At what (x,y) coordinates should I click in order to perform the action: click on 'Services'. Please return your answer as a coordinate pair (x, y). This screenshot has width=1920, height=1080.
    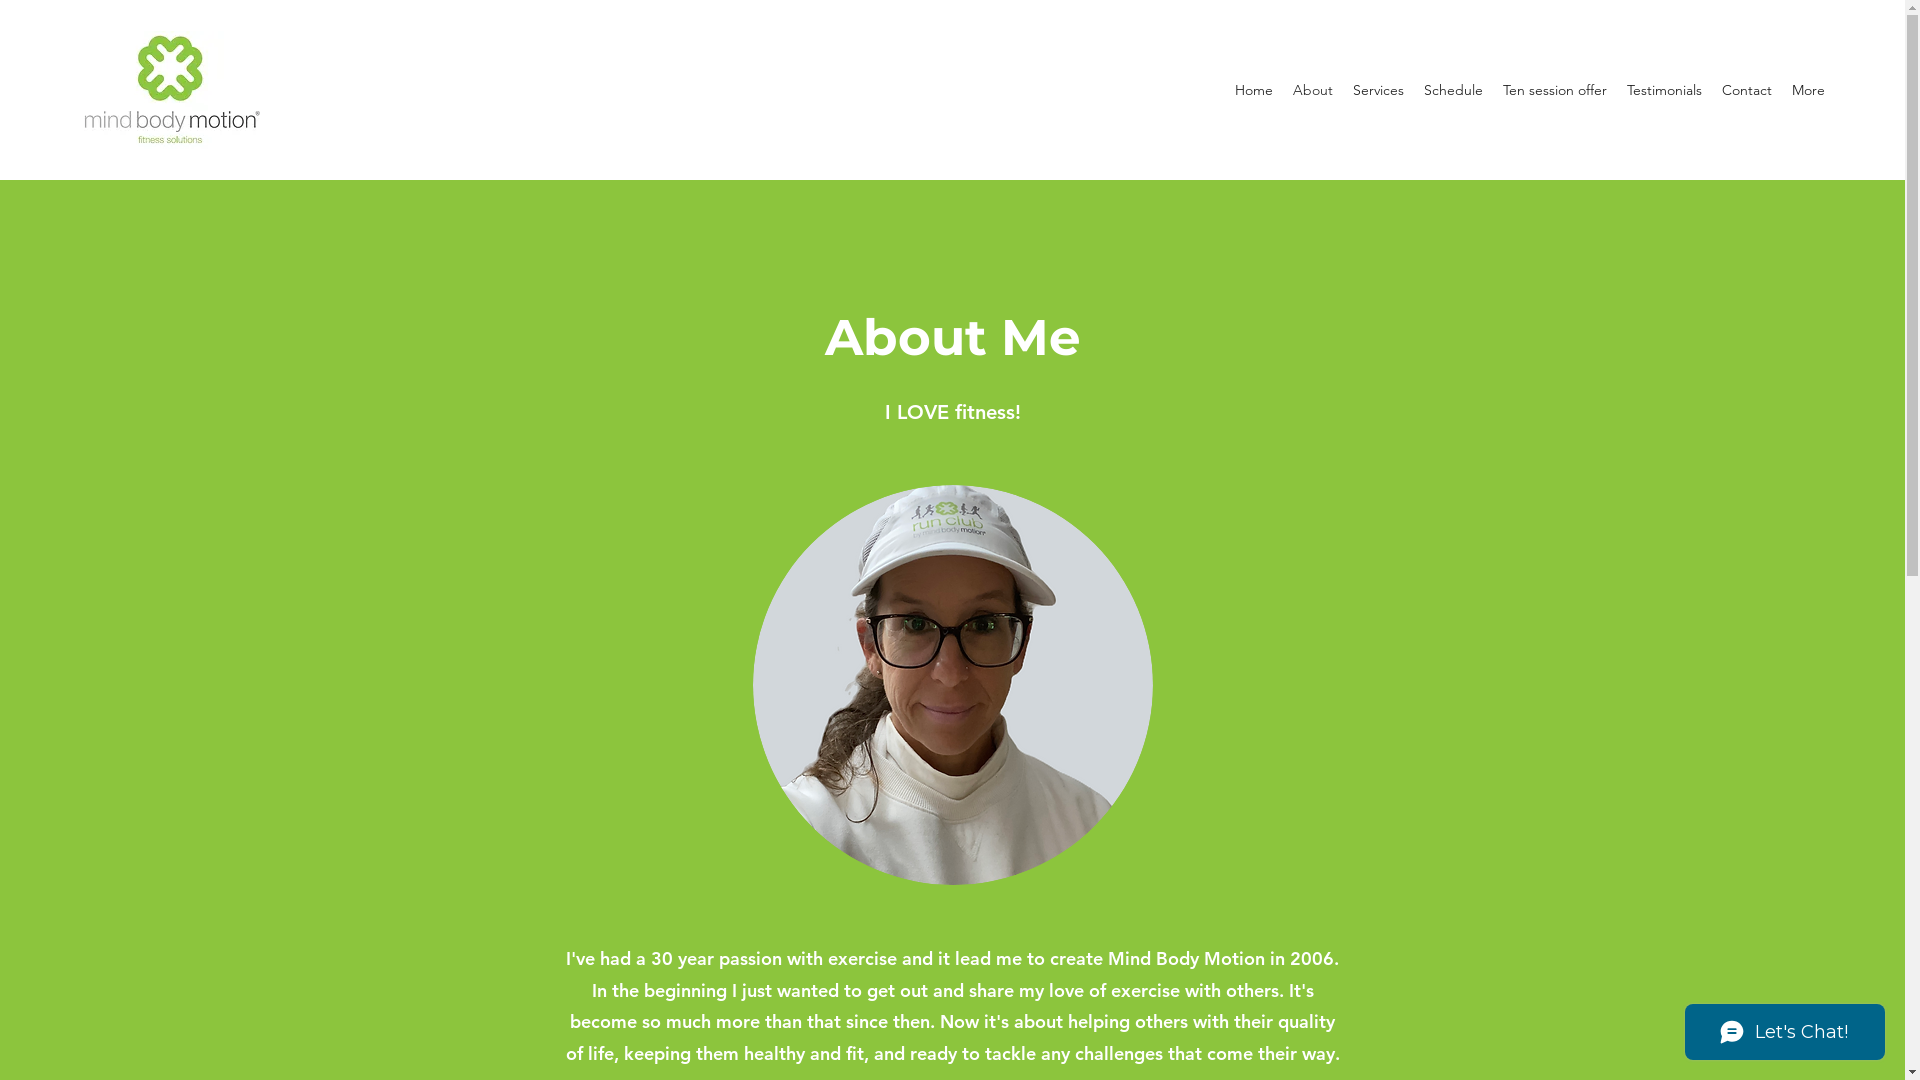
    Looking at the image, I should click on (1377, 88).